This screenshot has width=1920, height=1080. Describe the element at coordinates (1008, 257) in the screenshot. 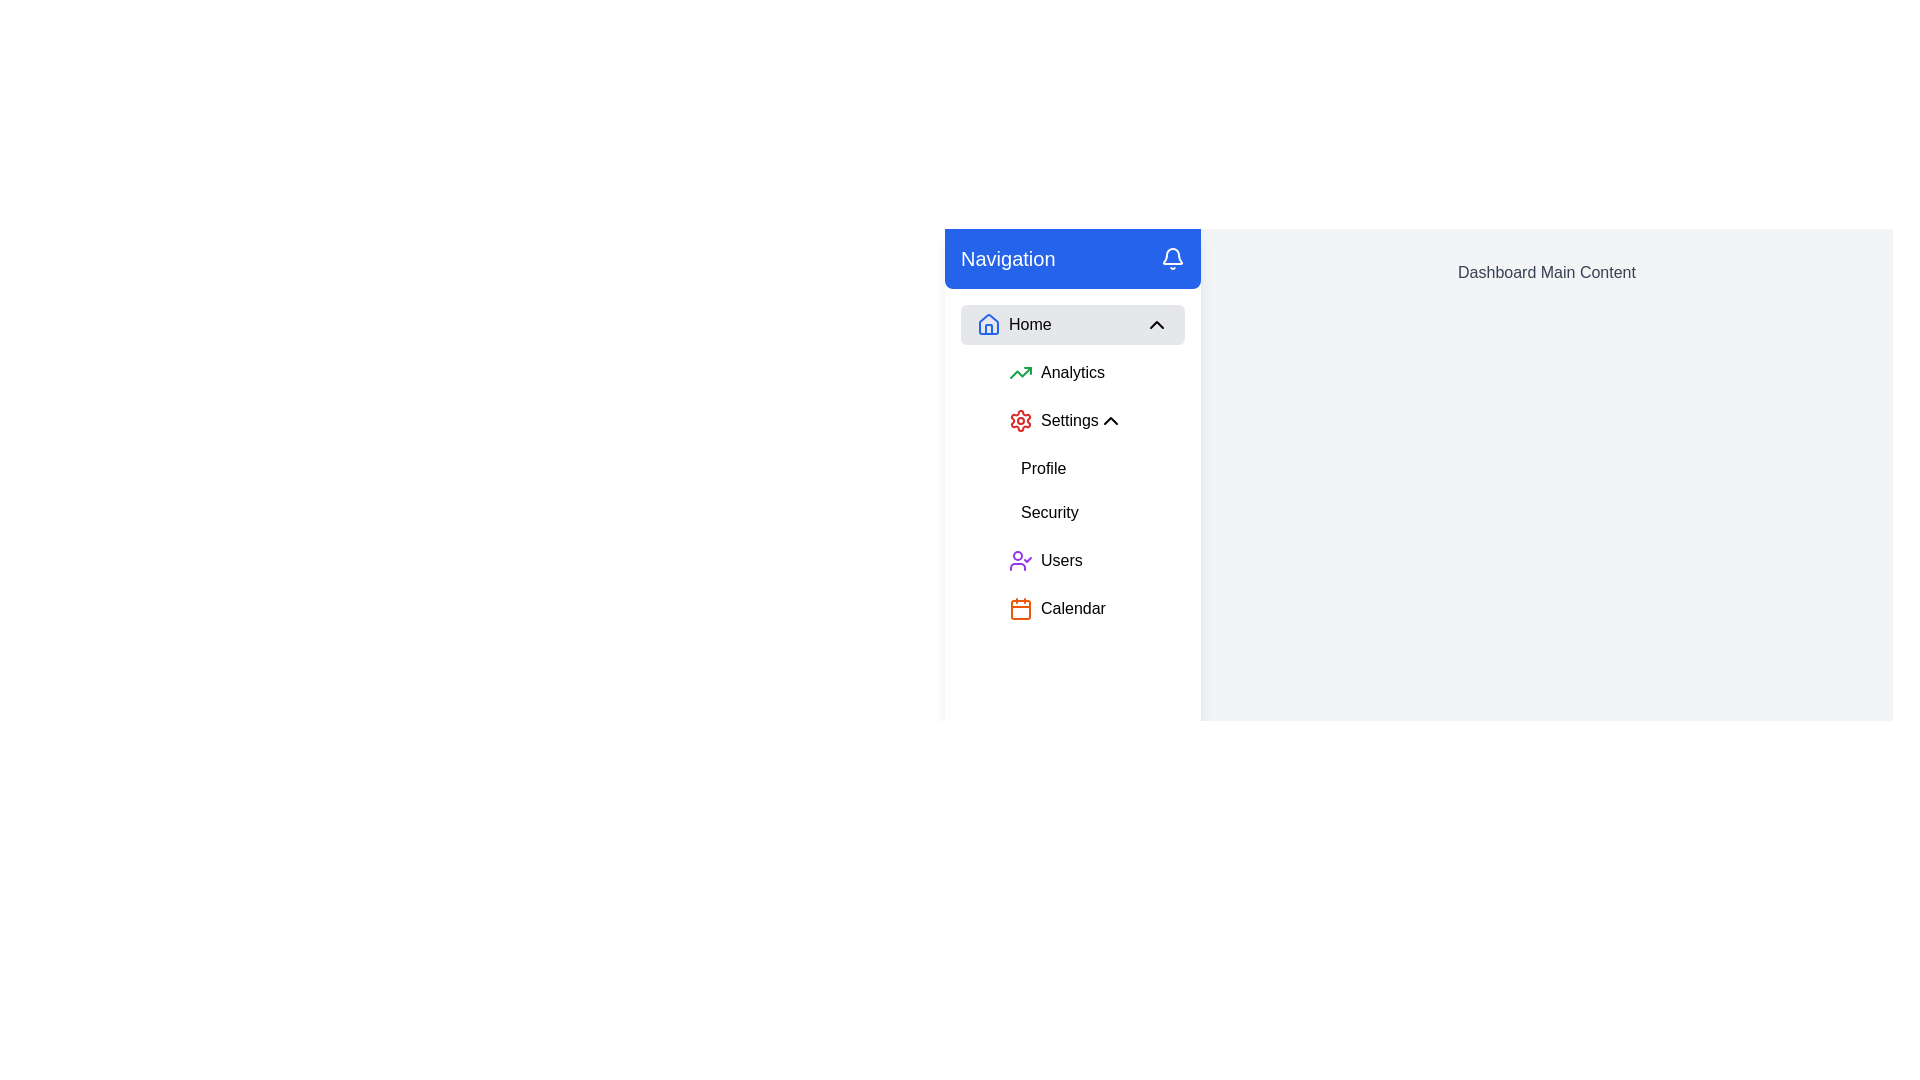

I see `the Text label located in the header section of the vertical navigation sidebar` at that location.